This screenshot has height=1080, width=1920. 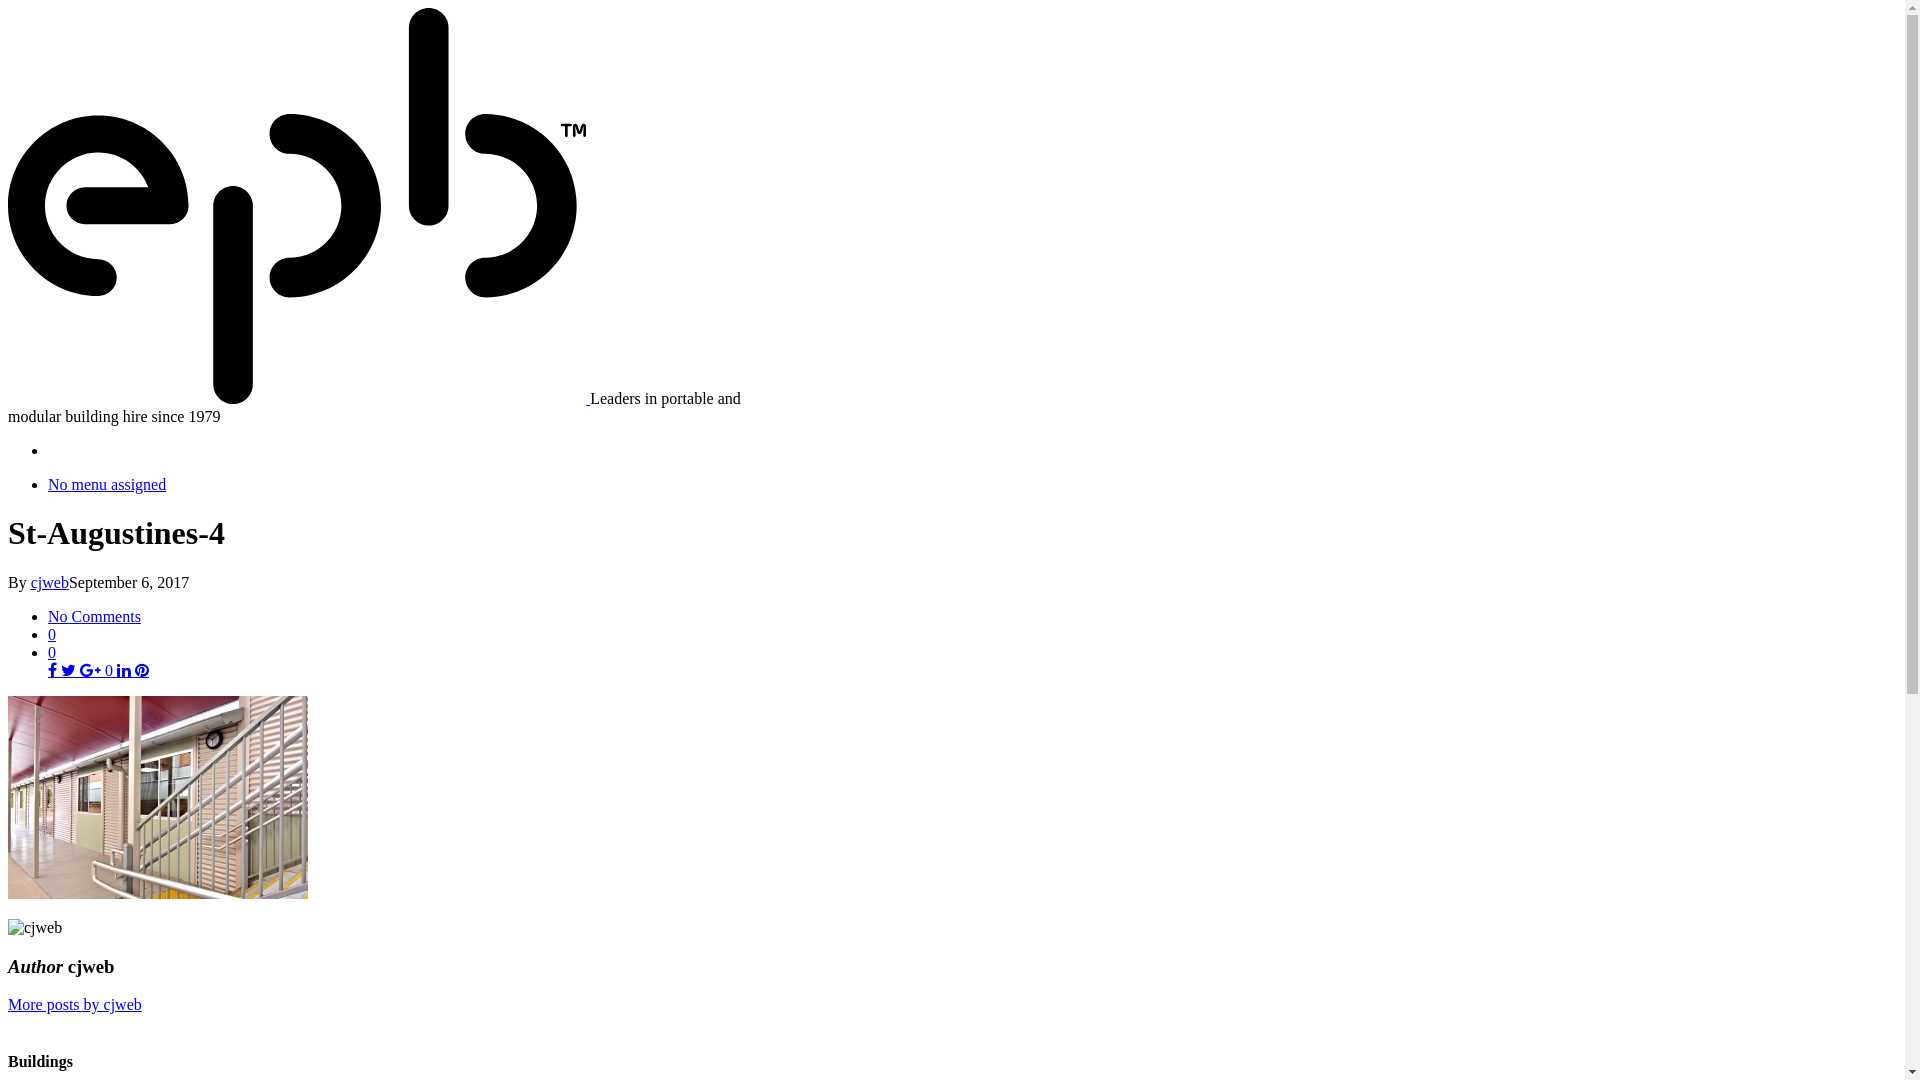 I want to click on 'Share this', so click(x=54, y=670).